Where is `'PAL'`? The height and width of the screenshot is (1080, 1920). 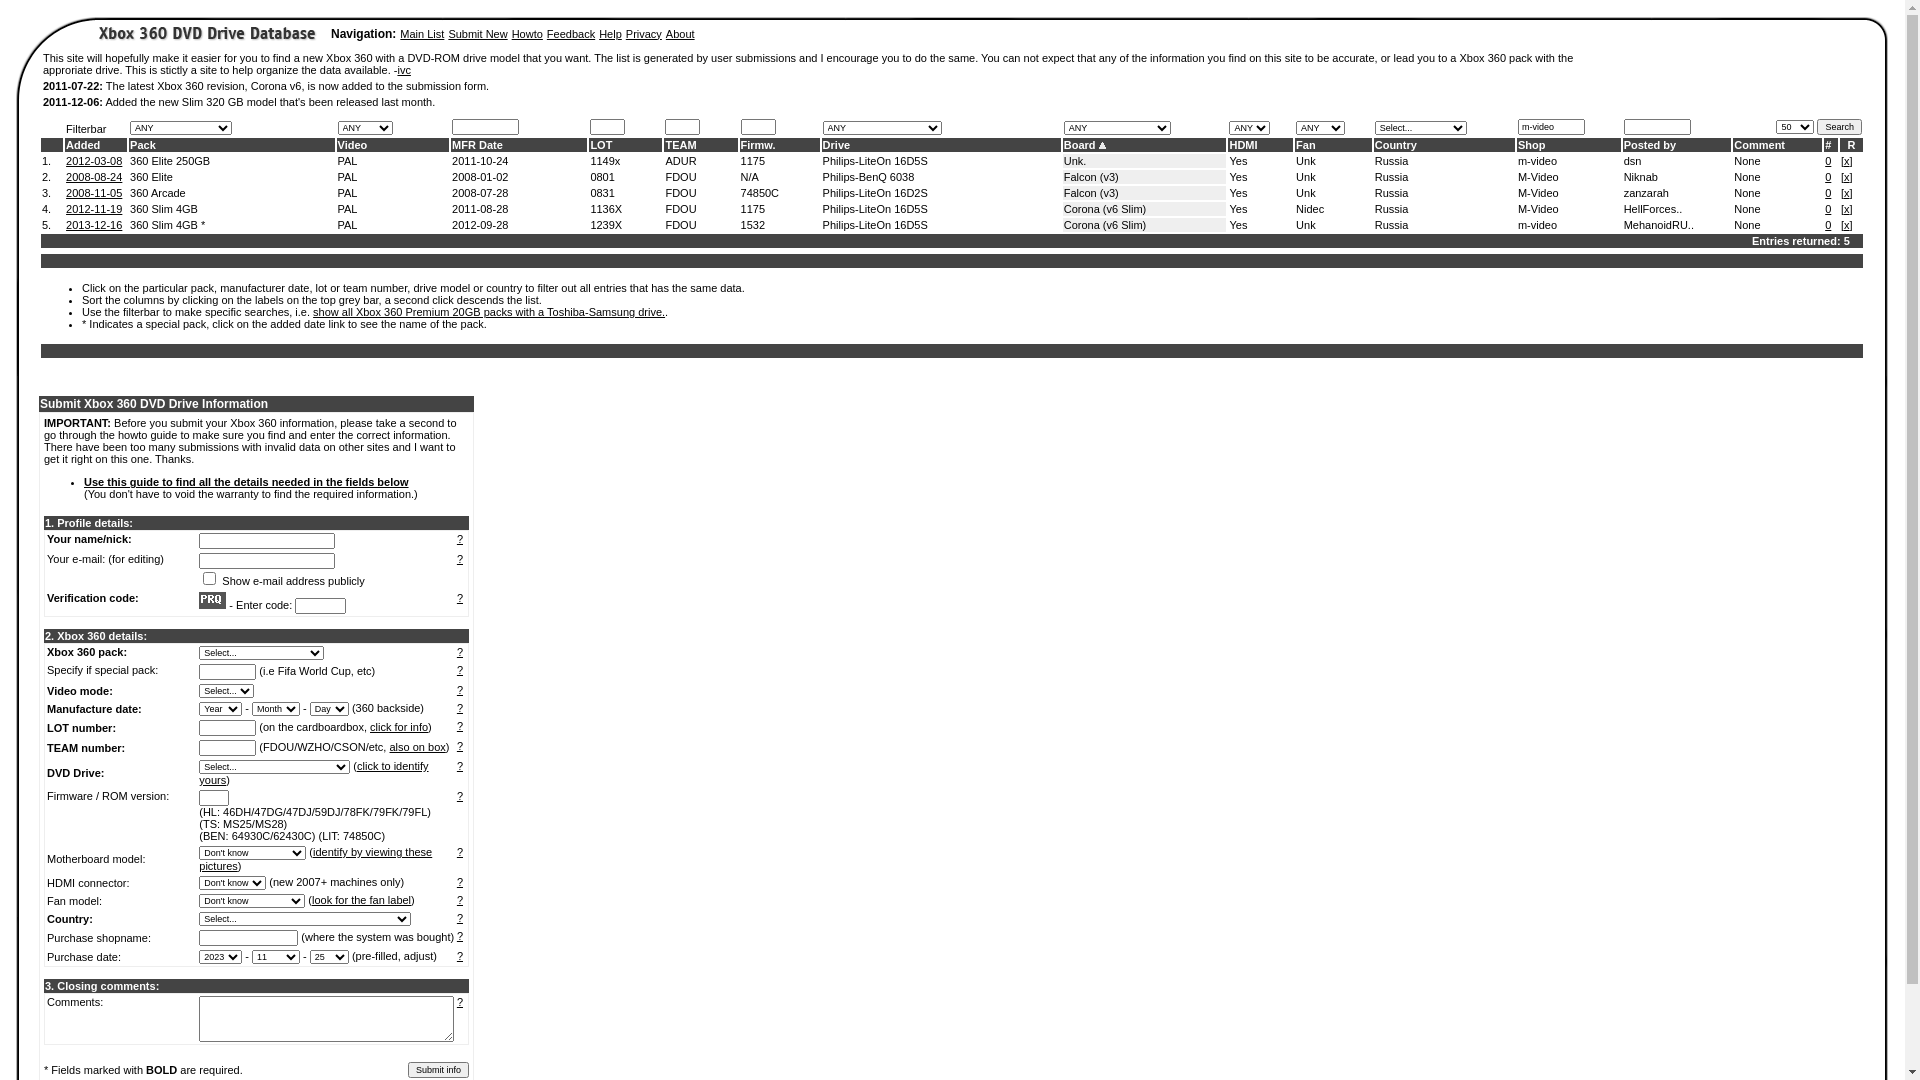 'PAL' is located at coordinates (348, 160).